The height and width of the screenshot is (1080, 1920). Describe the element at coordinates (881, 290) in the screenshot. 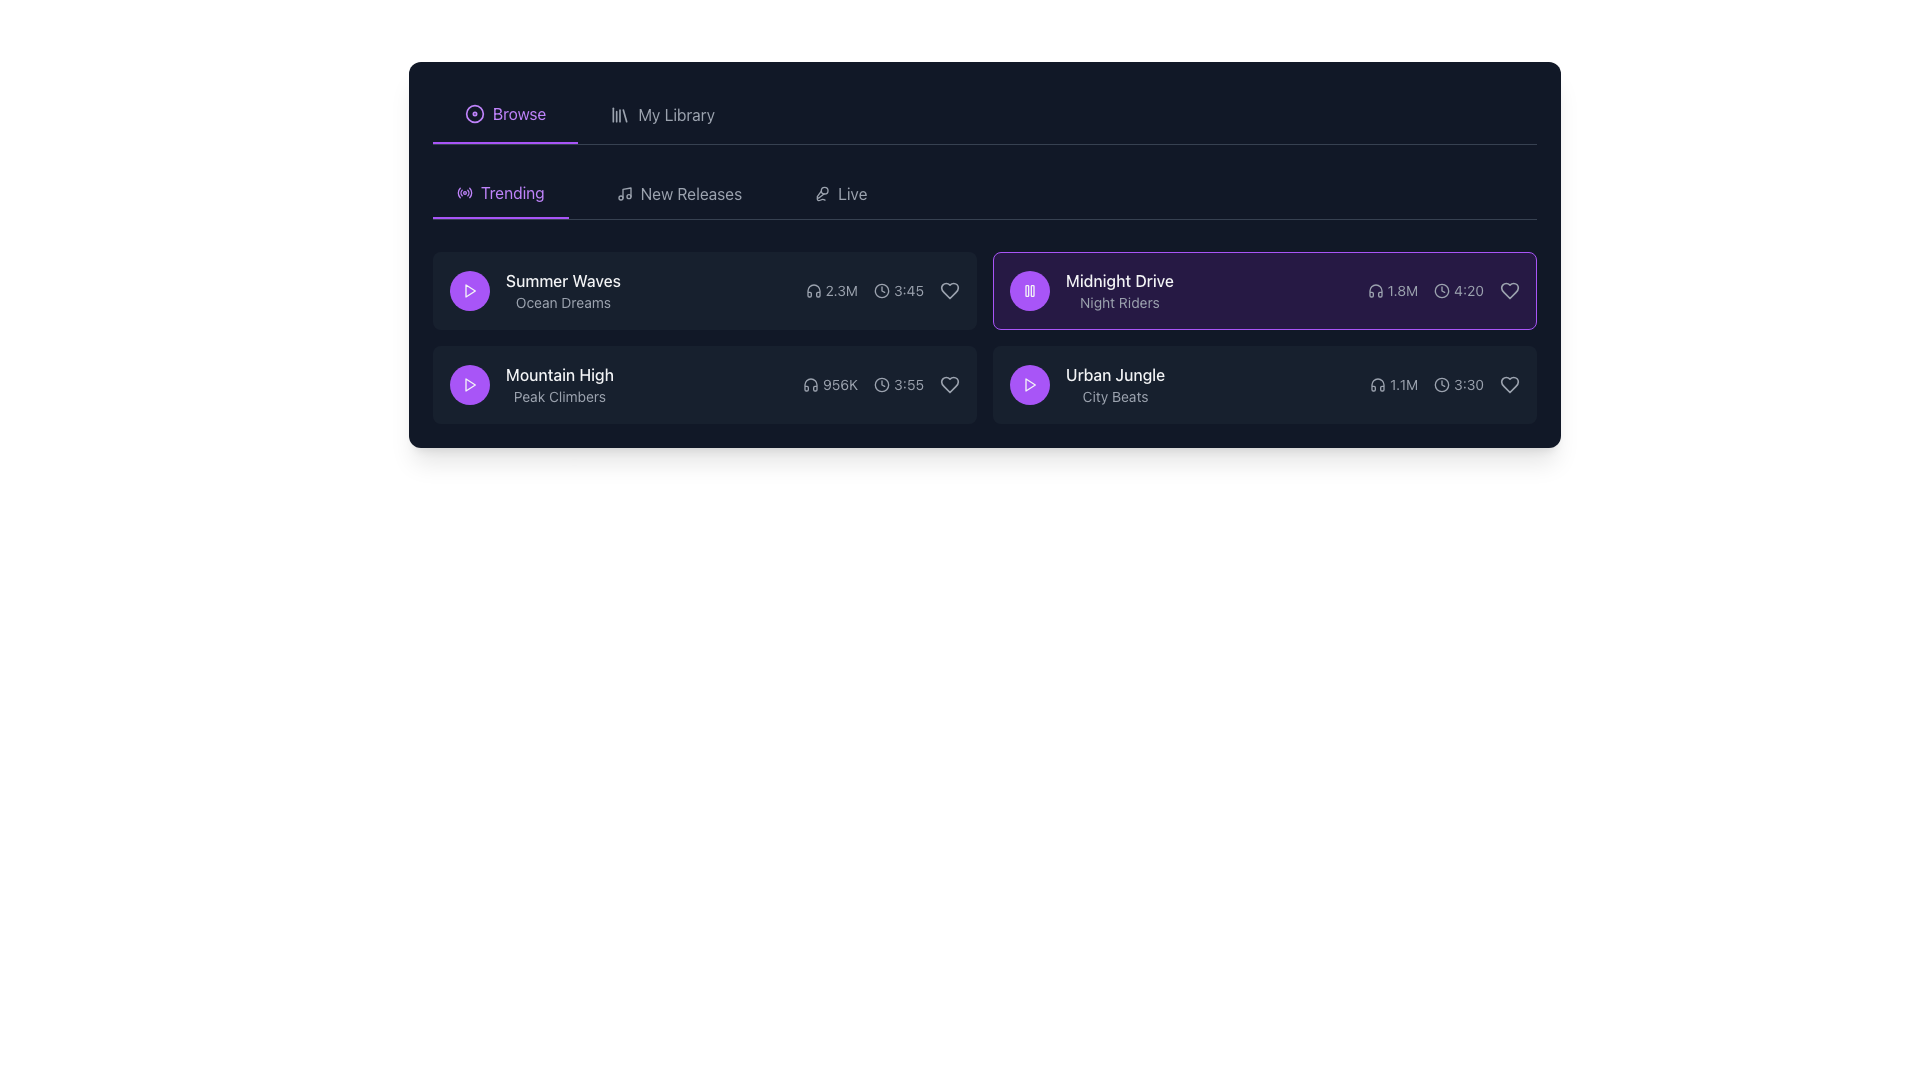

I see `the static content composed of icons and text in the 'Trending' section, specifically the entry for 'Summer Waves', which includes a headphone icon and a clock icon` at that location.